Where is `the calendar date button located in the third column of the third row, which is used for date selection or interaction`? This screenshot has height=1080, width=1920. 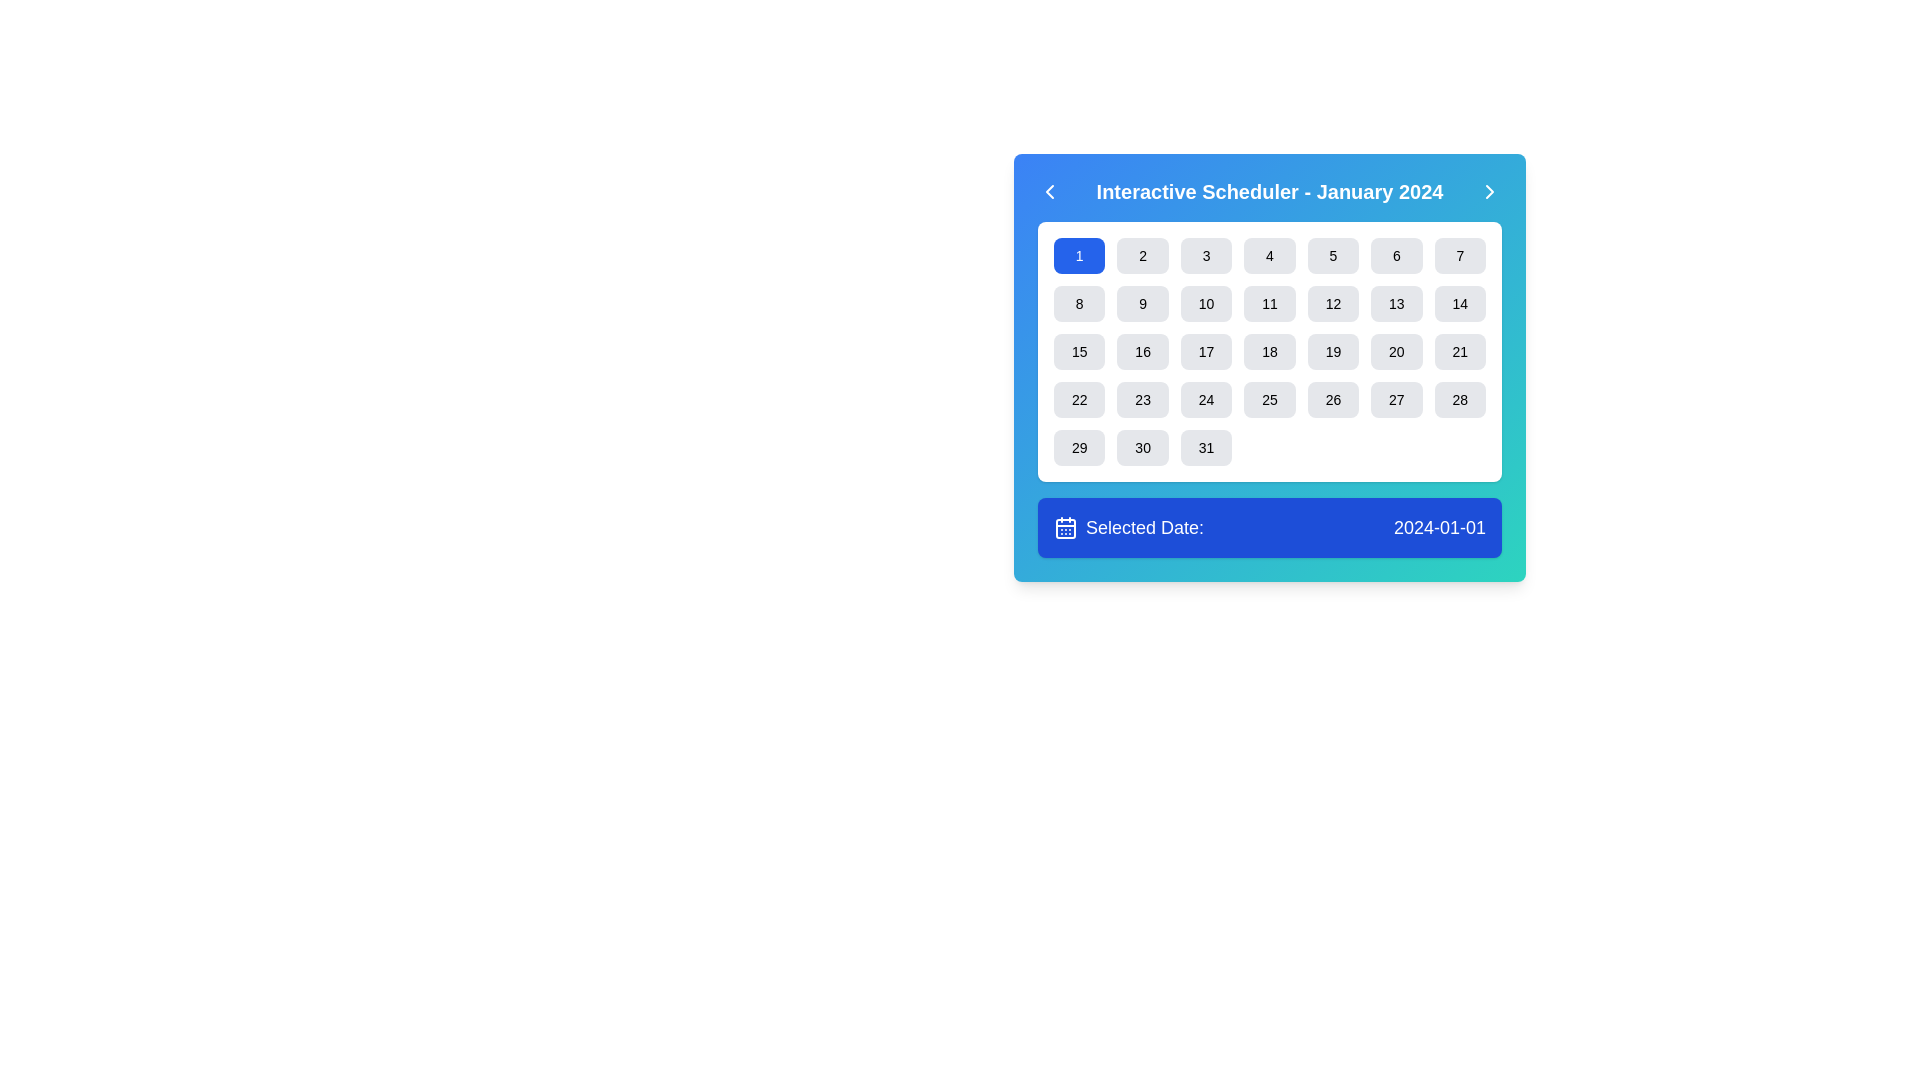
the calendar date button located in the third column of the third row, which is used for date selection or interaction is located at coordinates (1205, 350).